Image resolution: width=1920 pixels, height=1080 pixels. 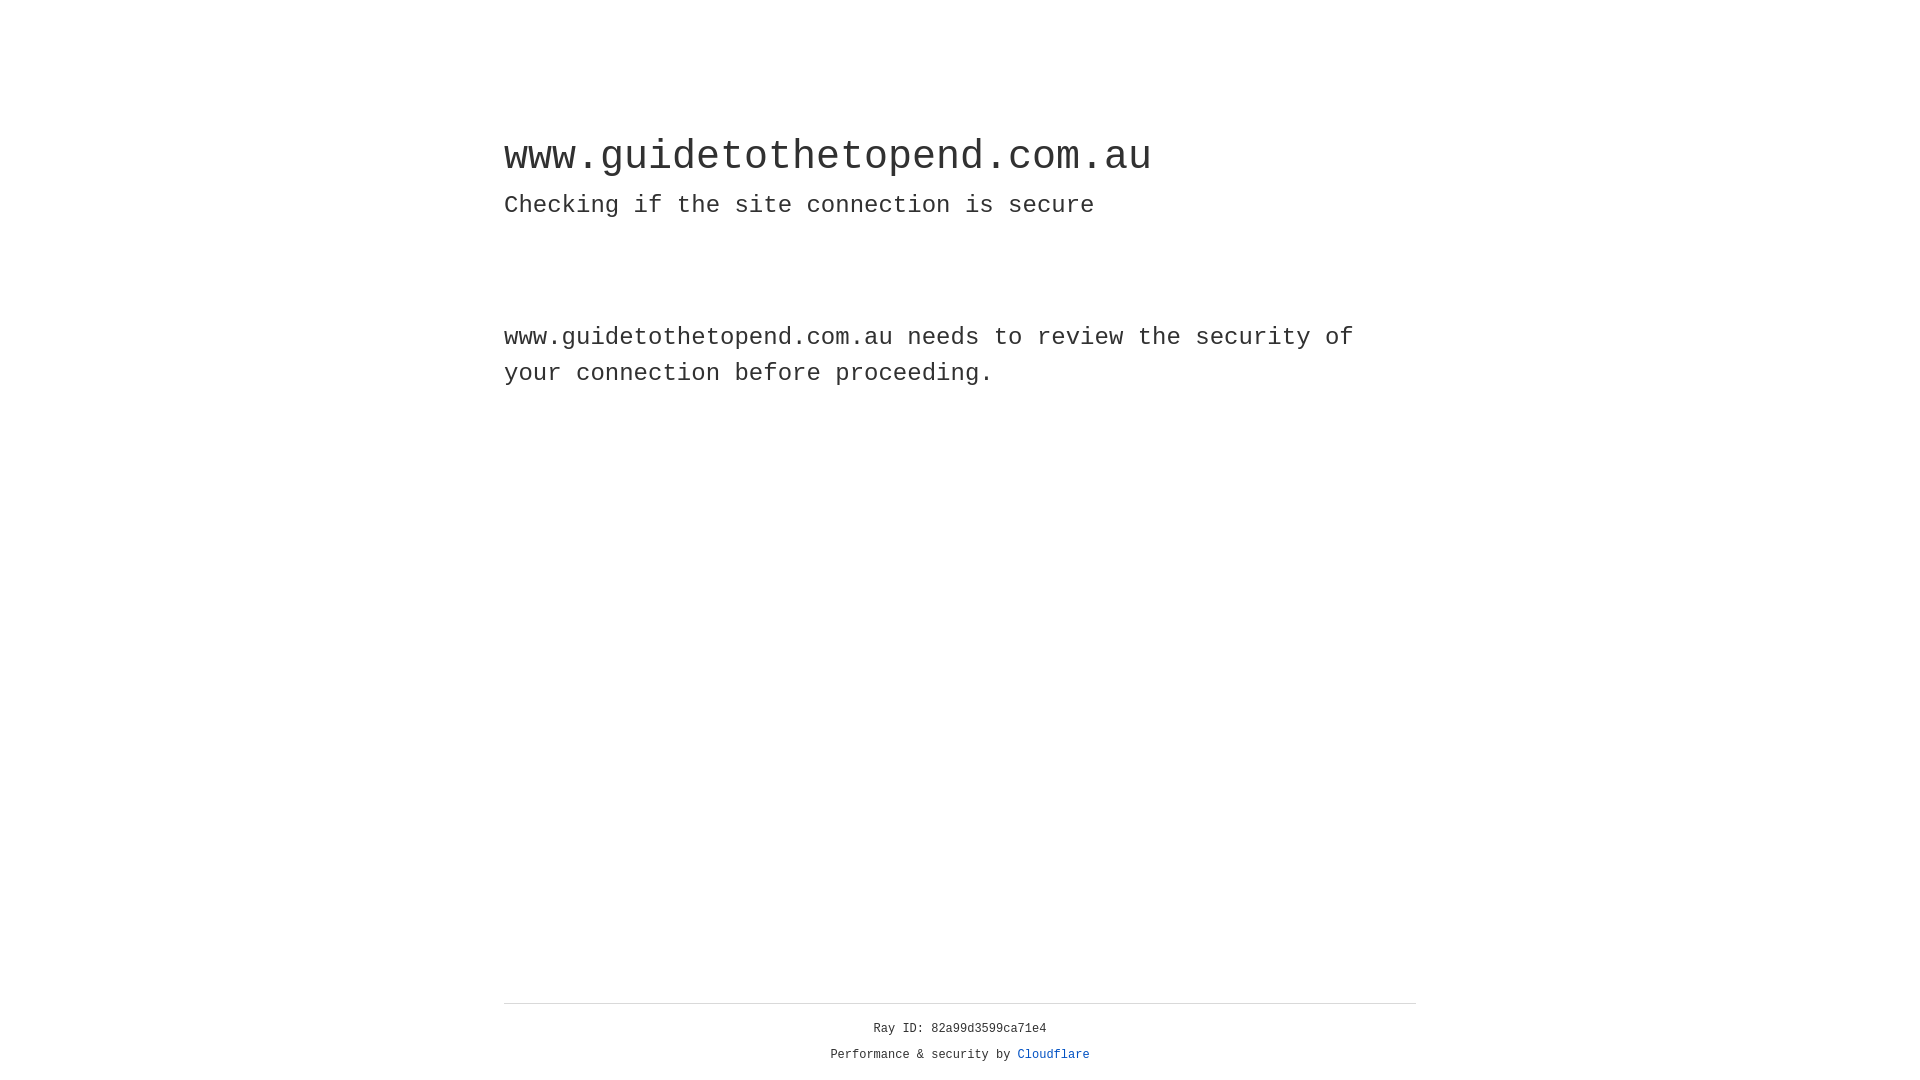 I want to click on 'Cloudflare', so click(x=1053, y=1054).